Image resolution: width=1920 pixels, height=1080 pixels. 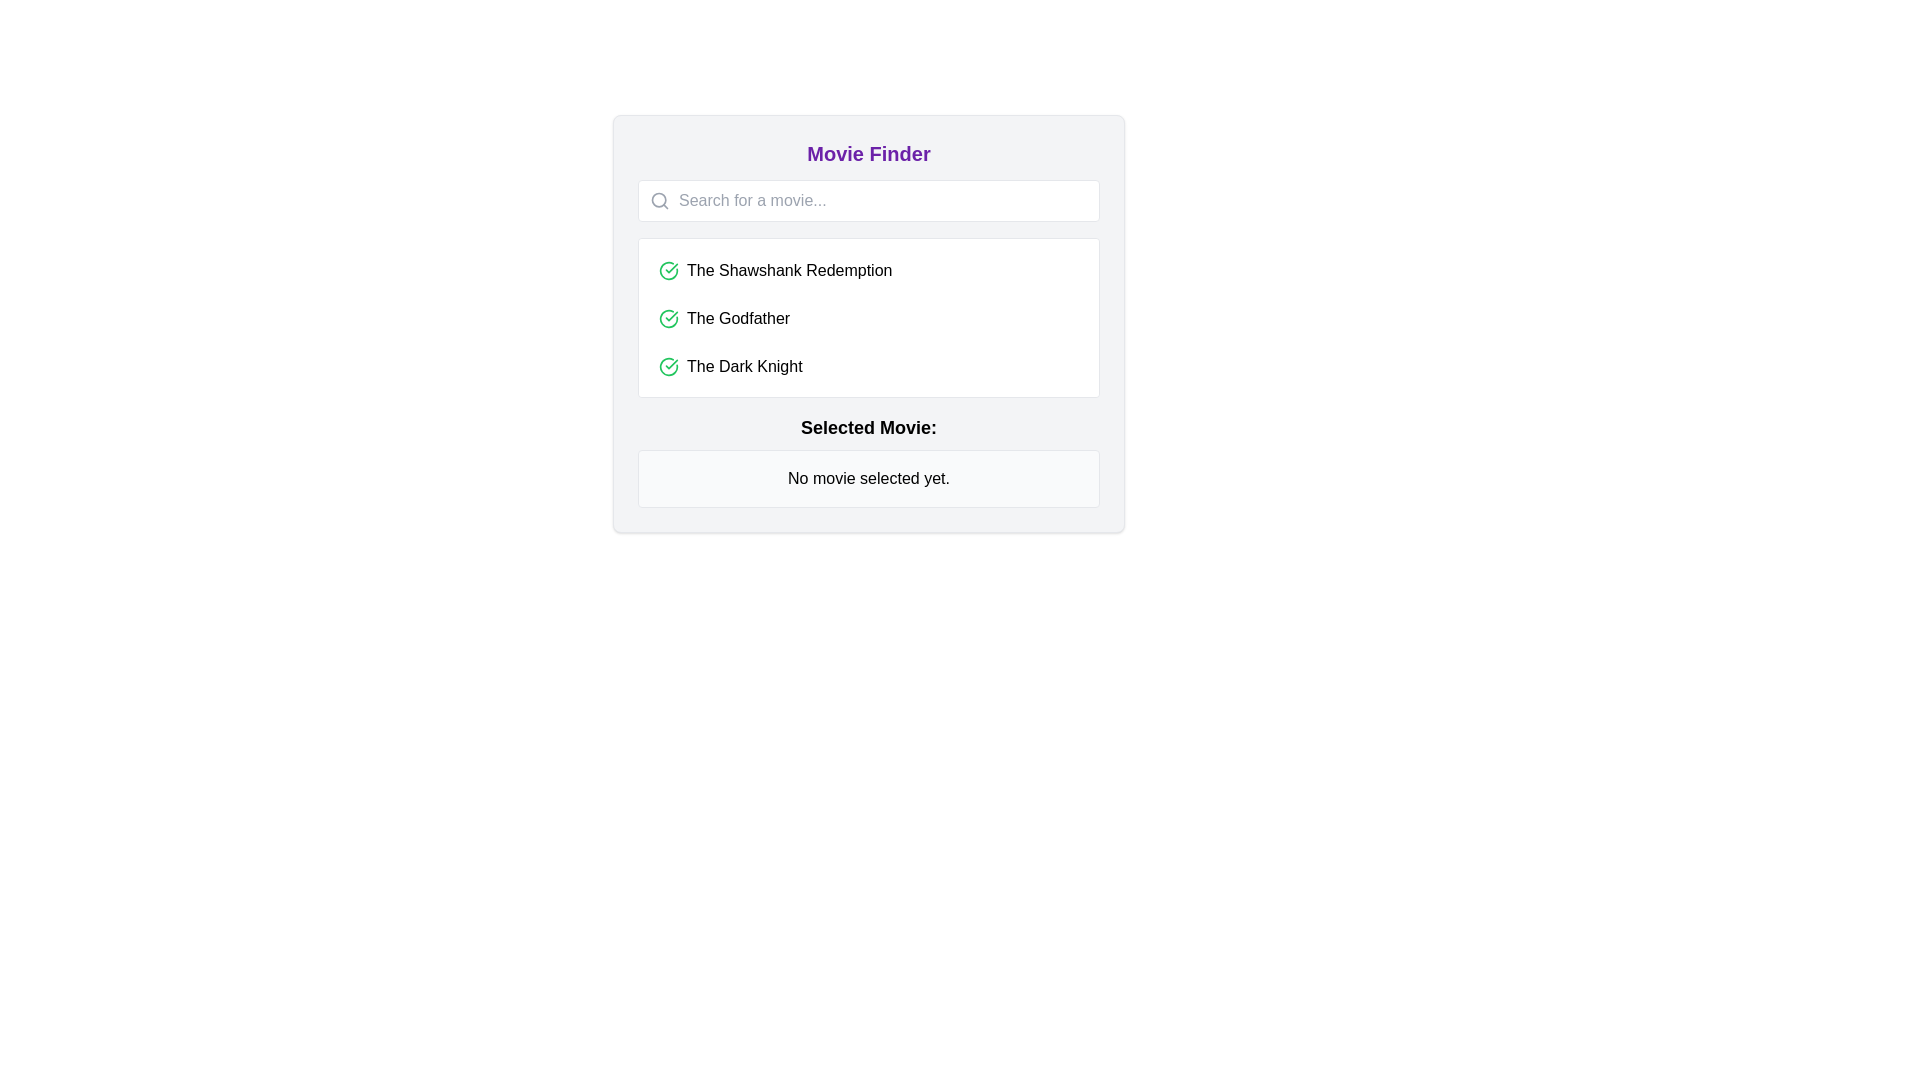 What do you see at coordinates (868, 461) in the screenshot?
I see `the text display area that shows the currently selected movie or indicates 'No movie selected yet.'` at bounding box center [868, 461].